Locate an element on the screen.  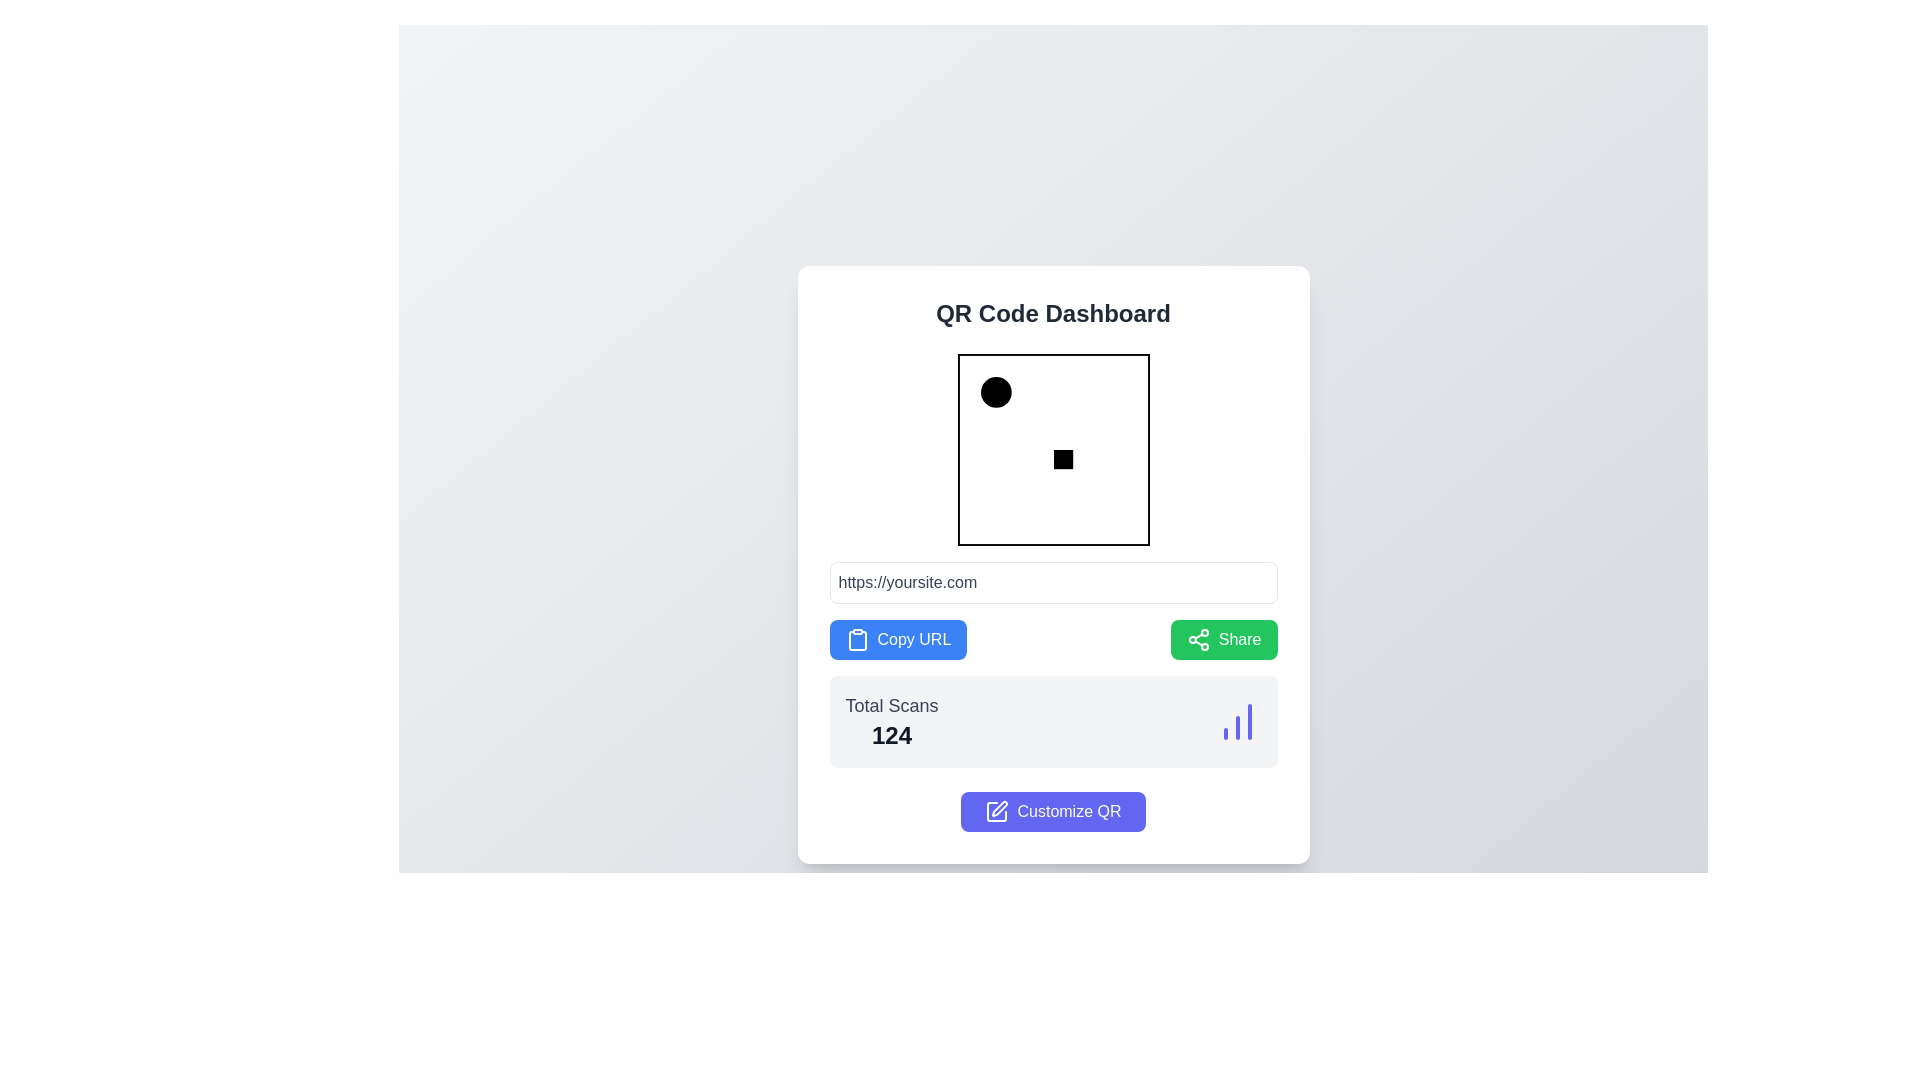
the title or heading text element that is positioned at the top center of the white card-like structure, which serves as a context for the content below it is located at coordinates (1052, 313).